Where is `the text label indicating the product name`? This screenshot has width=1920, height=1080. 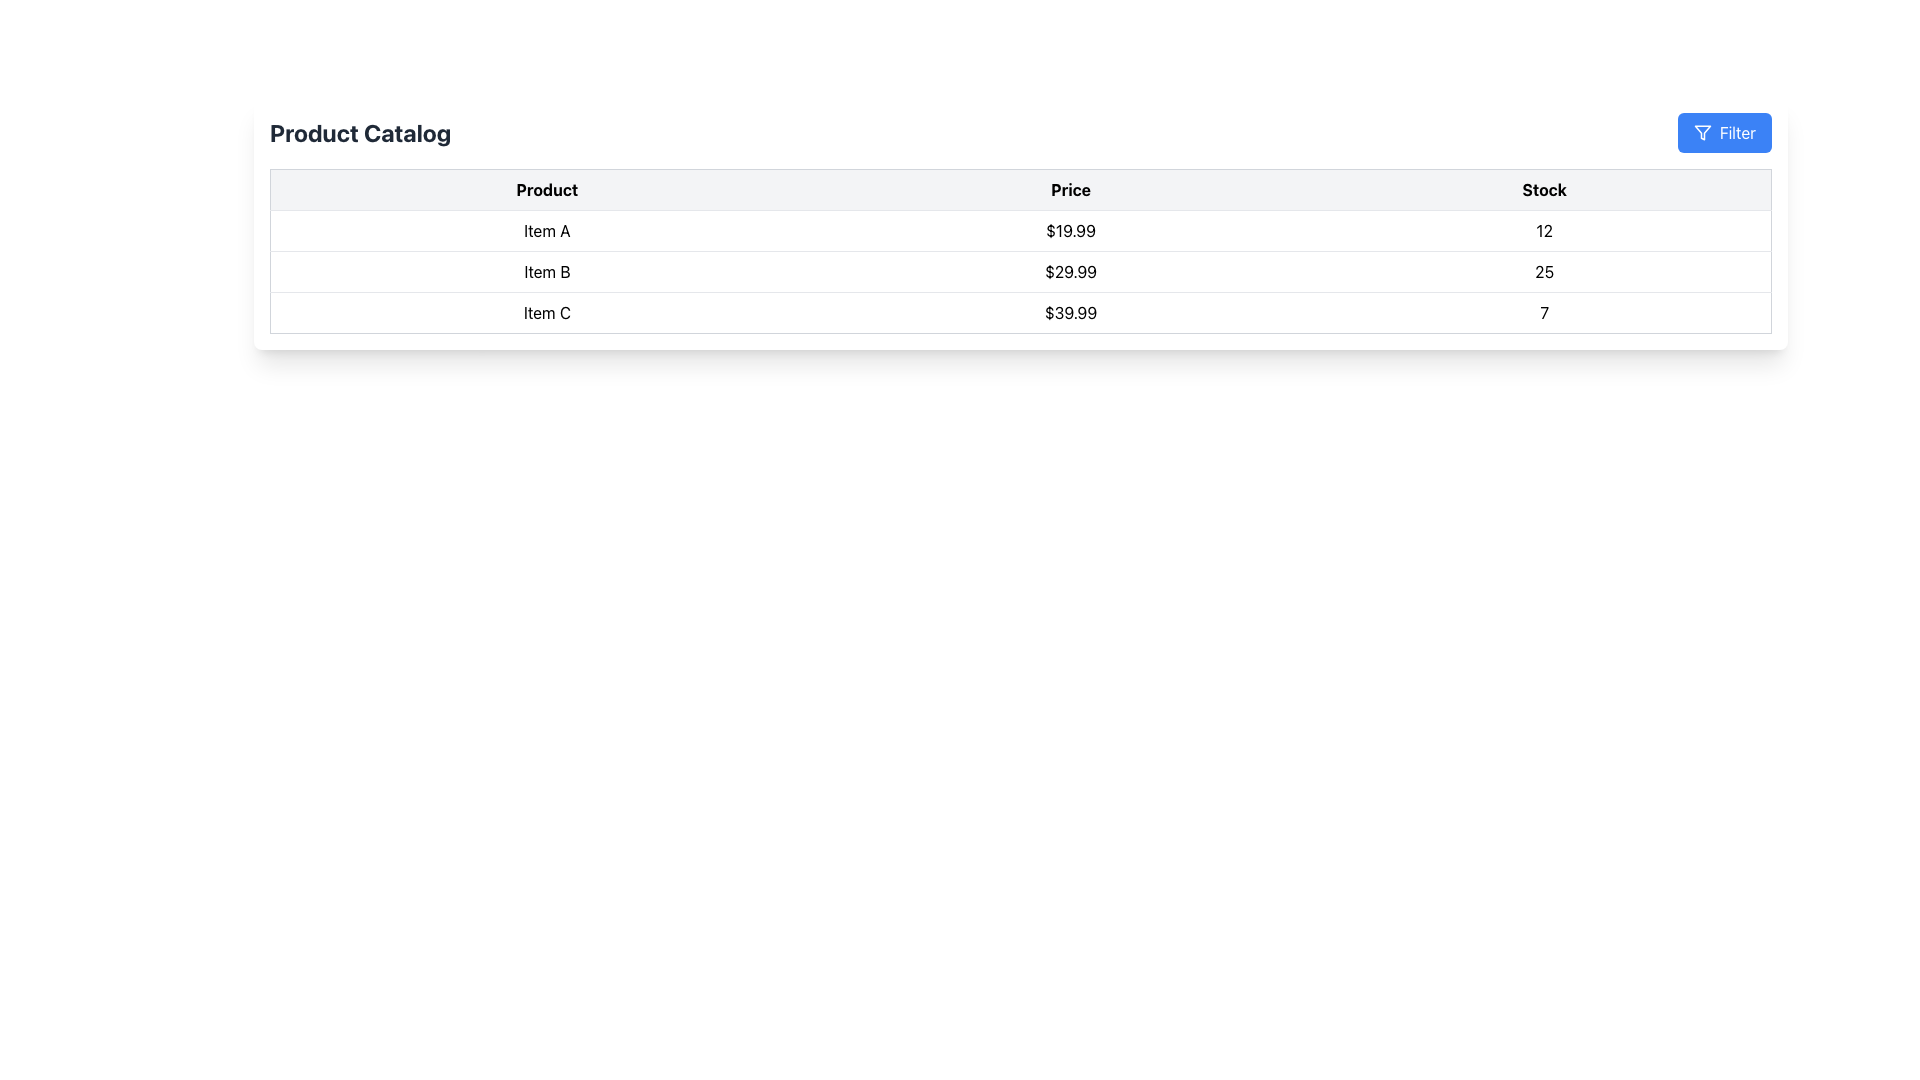 the text label indicating the product name is located at coordinates (547, 272).